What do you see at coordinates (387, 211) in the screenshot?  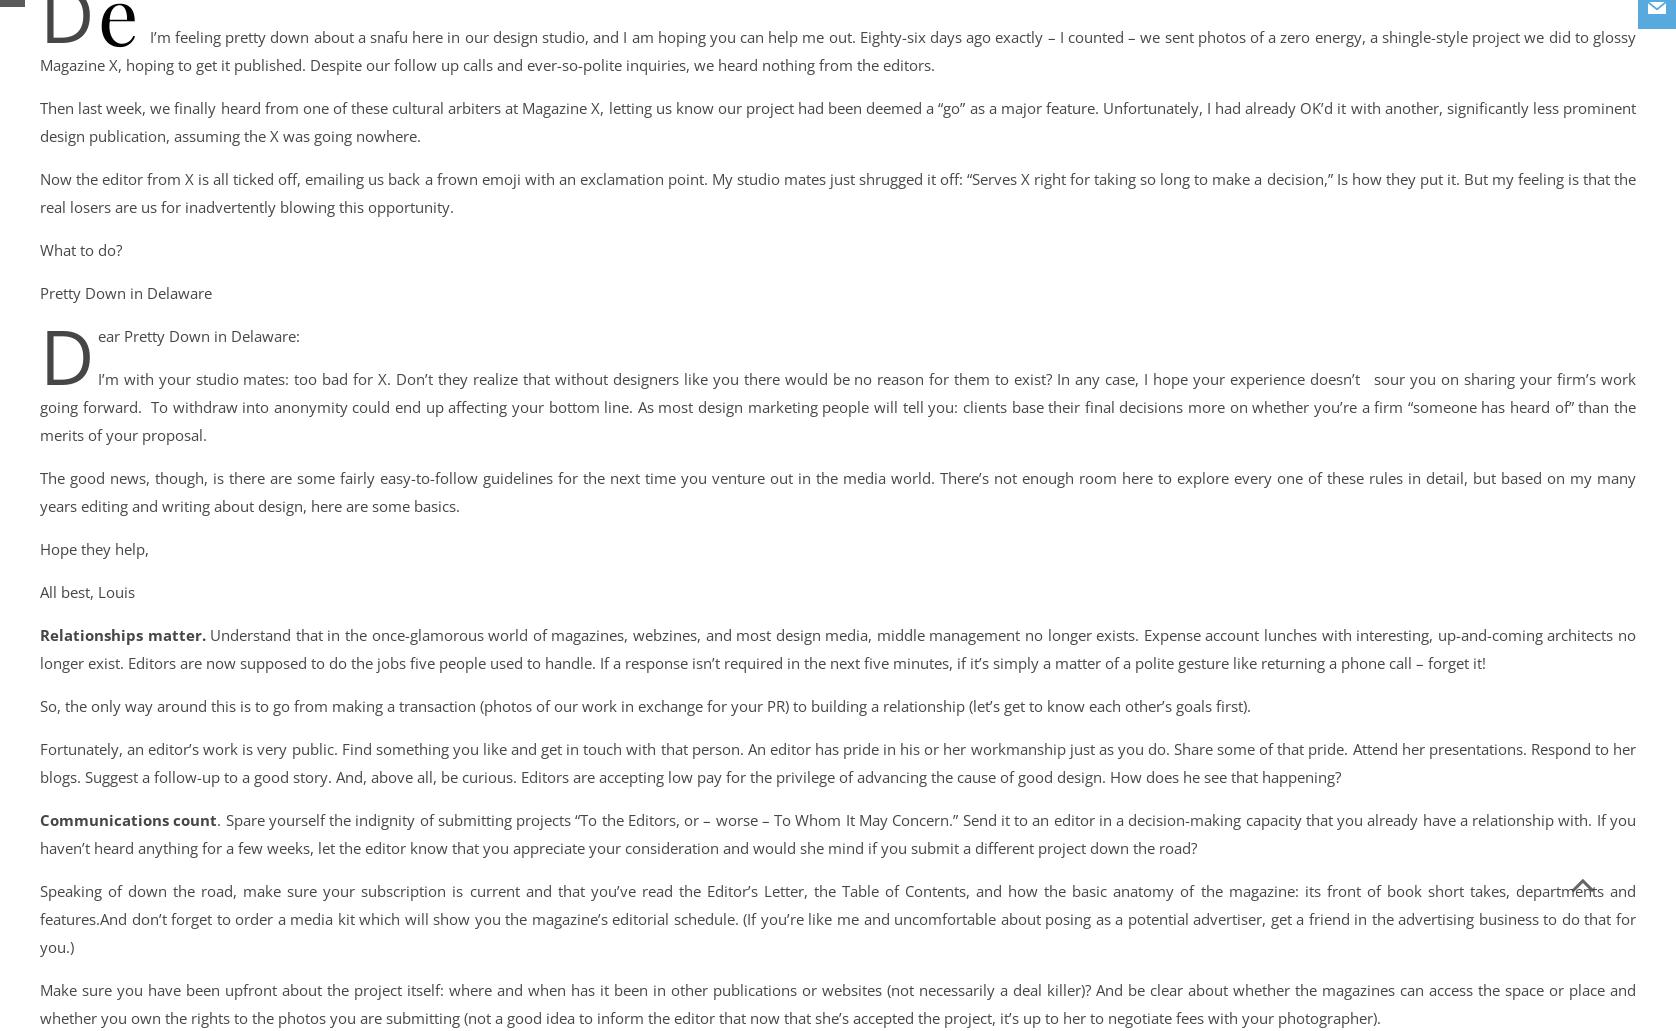 I see `'Has Traditional Marketing Hit a Dead End?'` at bounding box center [387, 211].